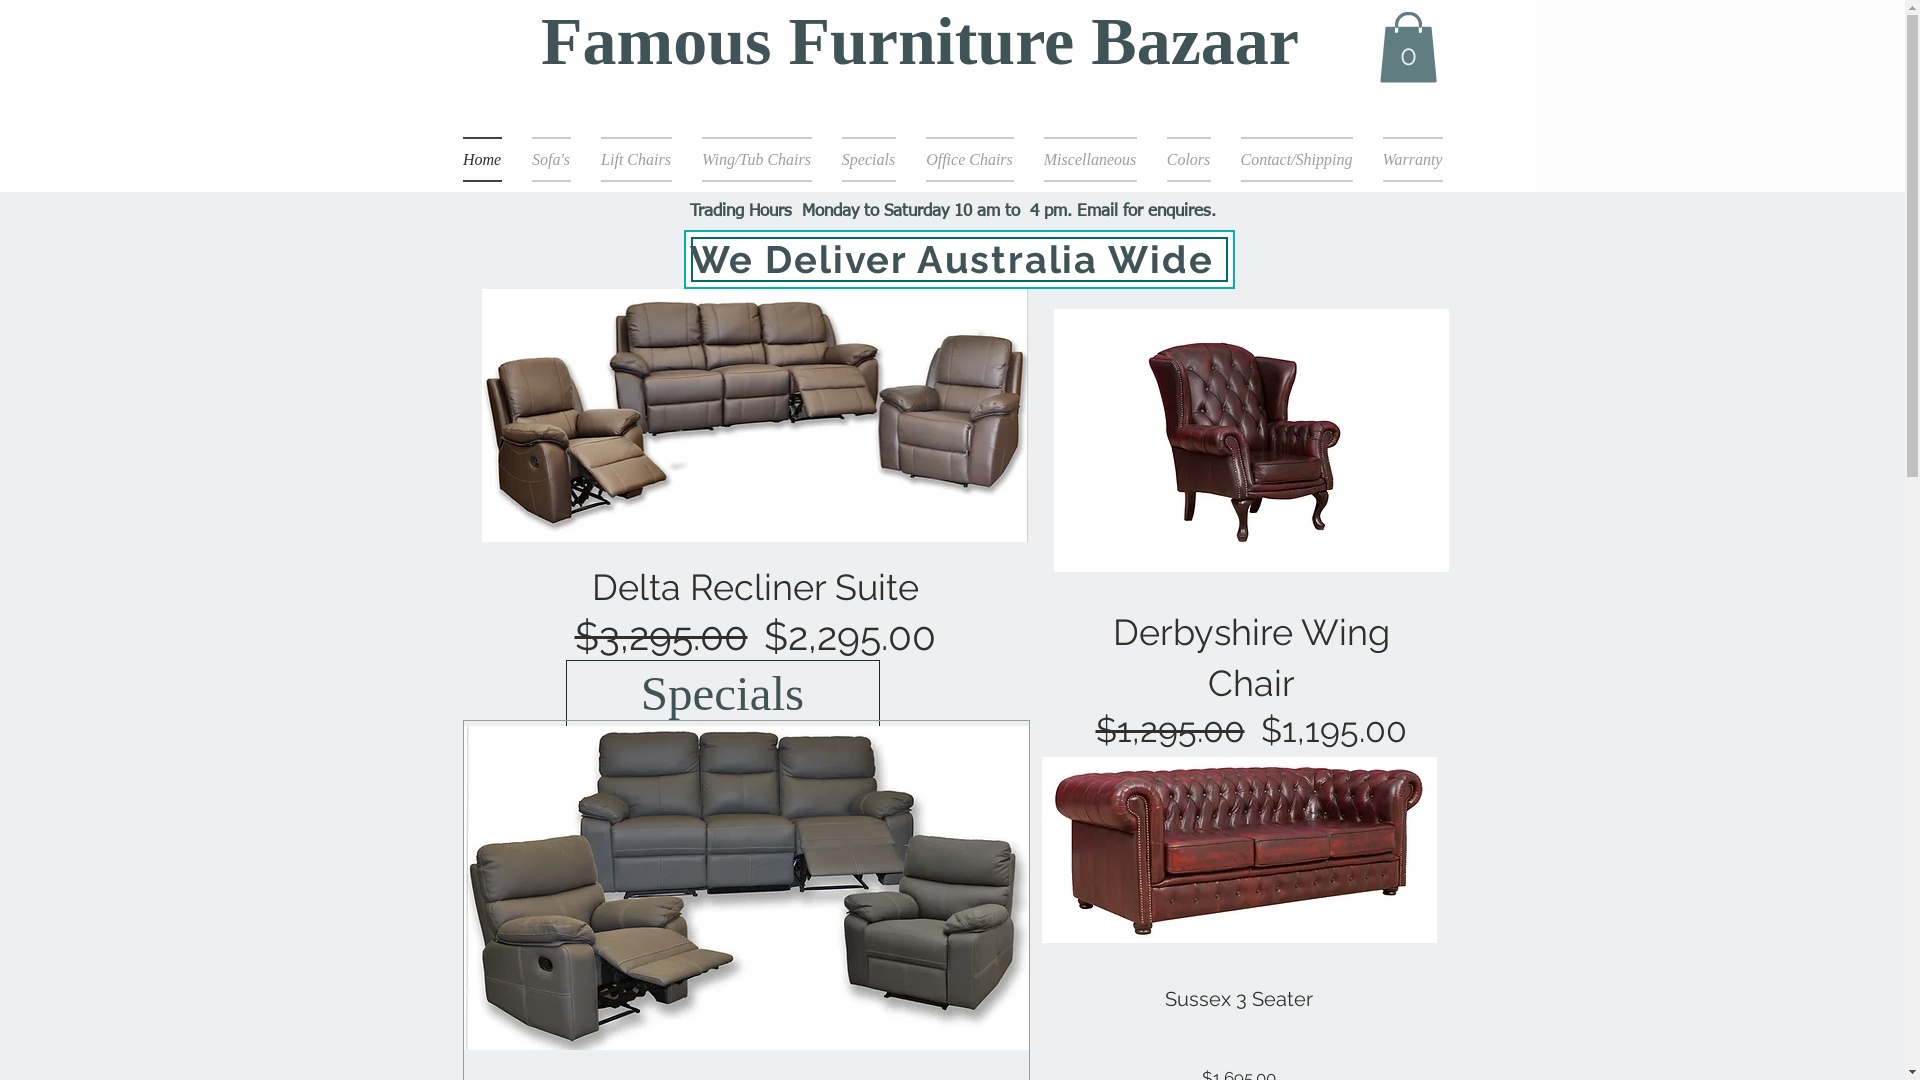 This screenshot has height=1080, width=1920. I want to click on 'Warranty', so click(1404, 158).